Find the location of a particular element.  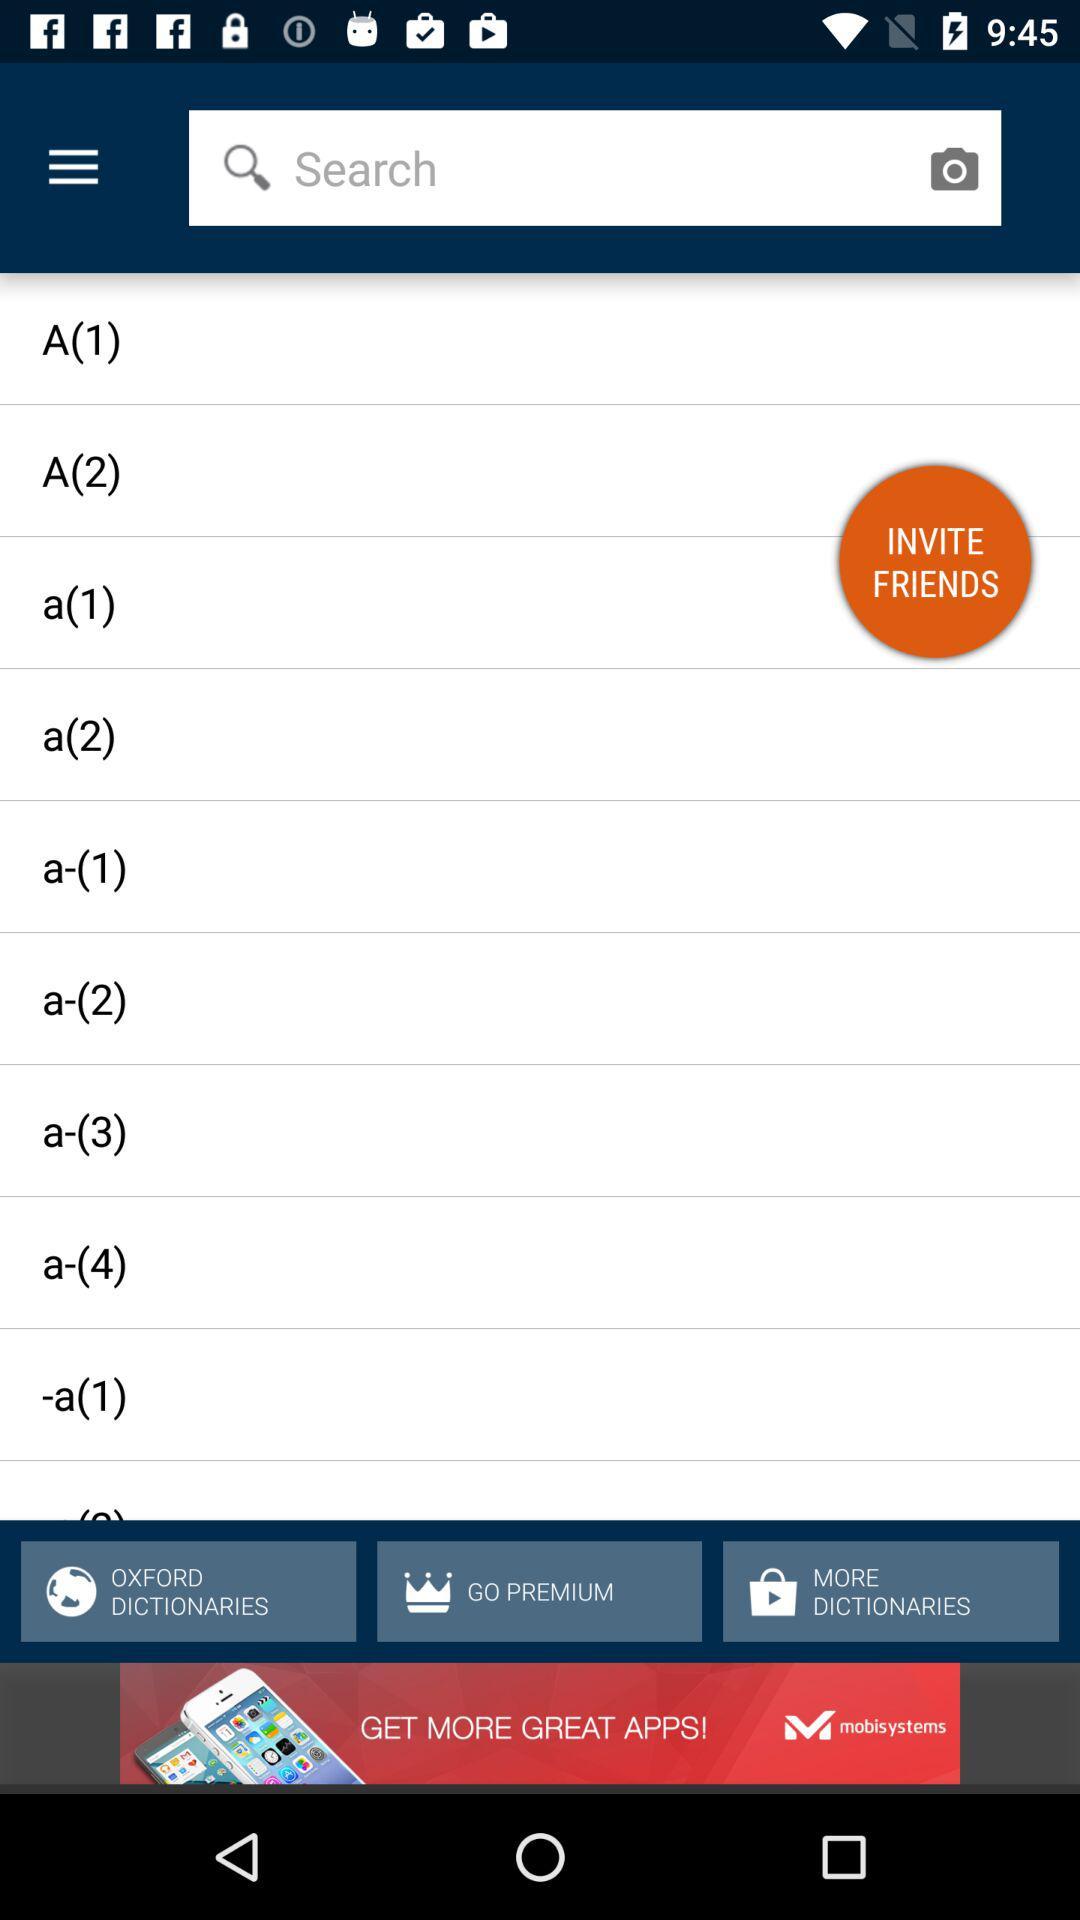

invite friends icon is located at coordinates (935, 560).